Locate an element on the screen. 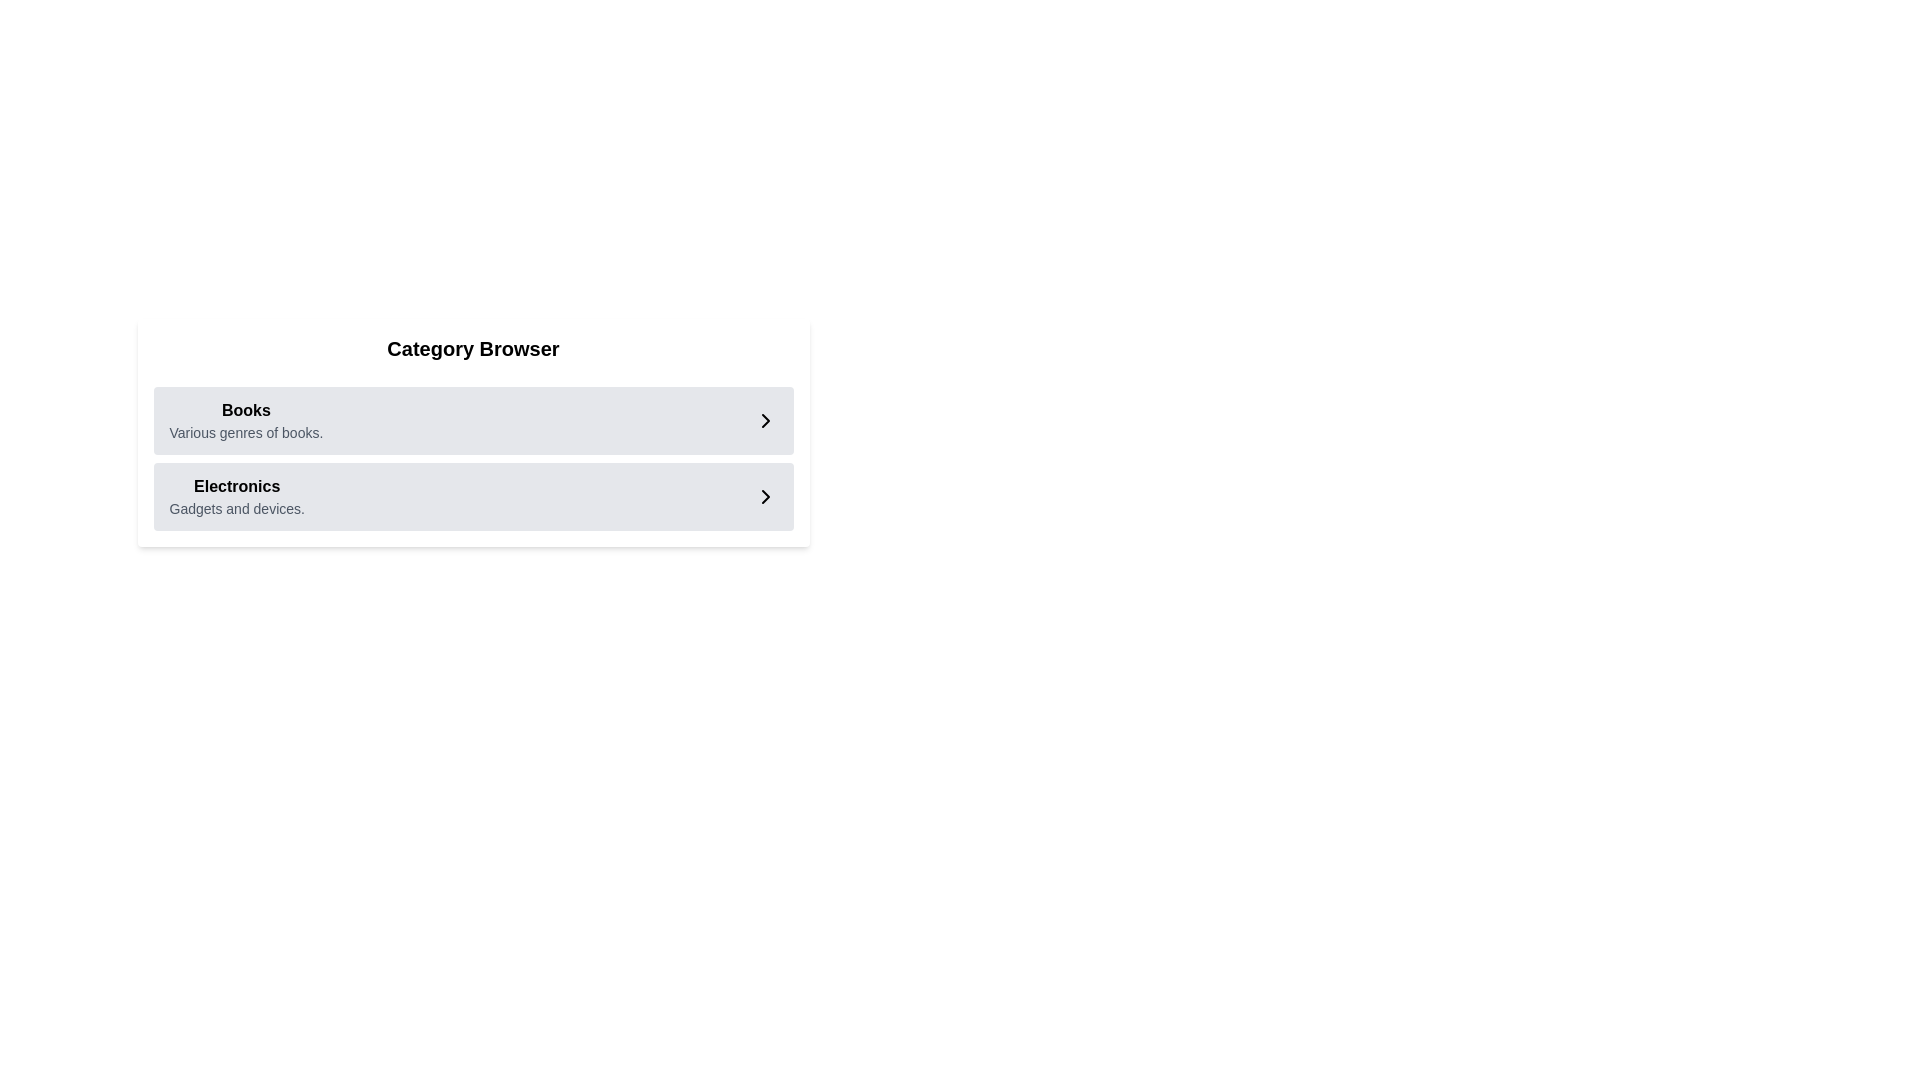 The width and height of the screenshot is (1920, 1080). the right-pointing chevron icon, which is styled with a minimalistic design and located to the far right side of the 'Electronics' category item under 'Category Browser' is located at coordinates (764, 496).